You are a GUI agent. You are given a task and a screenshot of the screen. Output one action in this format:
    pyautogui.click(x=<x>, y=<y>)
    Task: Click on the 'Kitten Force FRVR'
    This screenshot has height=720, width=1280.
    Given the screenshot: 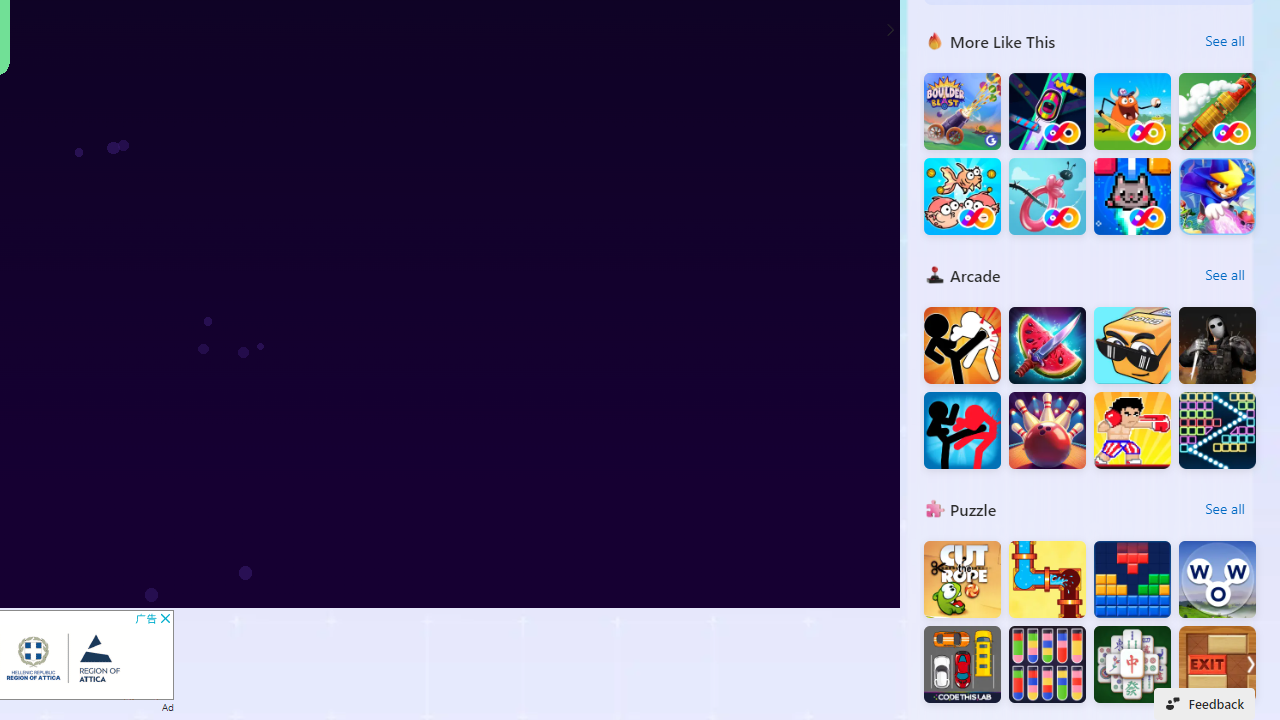 What is the action you would take?
    pyautogui.click(x=1132, y=196)
    